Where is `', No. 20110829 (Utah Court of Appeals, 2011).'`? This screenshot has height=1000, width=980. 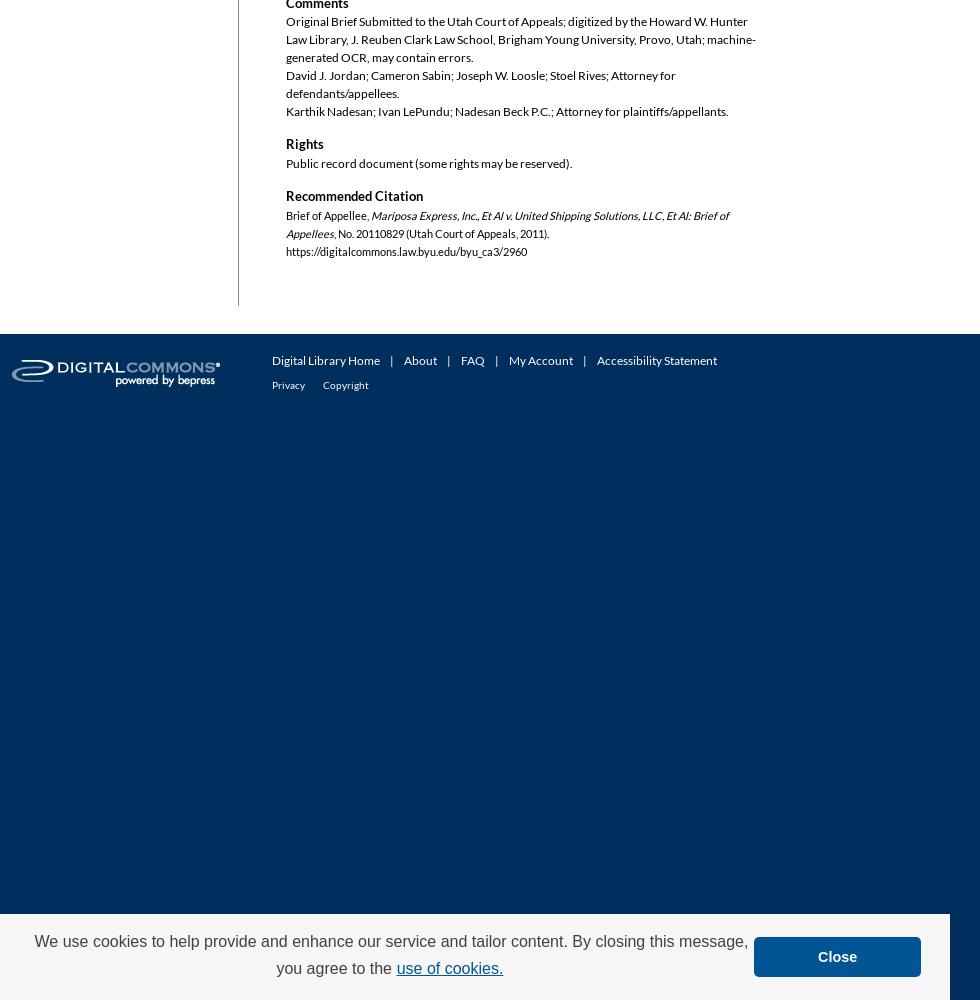 ', No. 20110829 (Utah Court of Appeals, 2011).' is located at coordinates (441, 231).